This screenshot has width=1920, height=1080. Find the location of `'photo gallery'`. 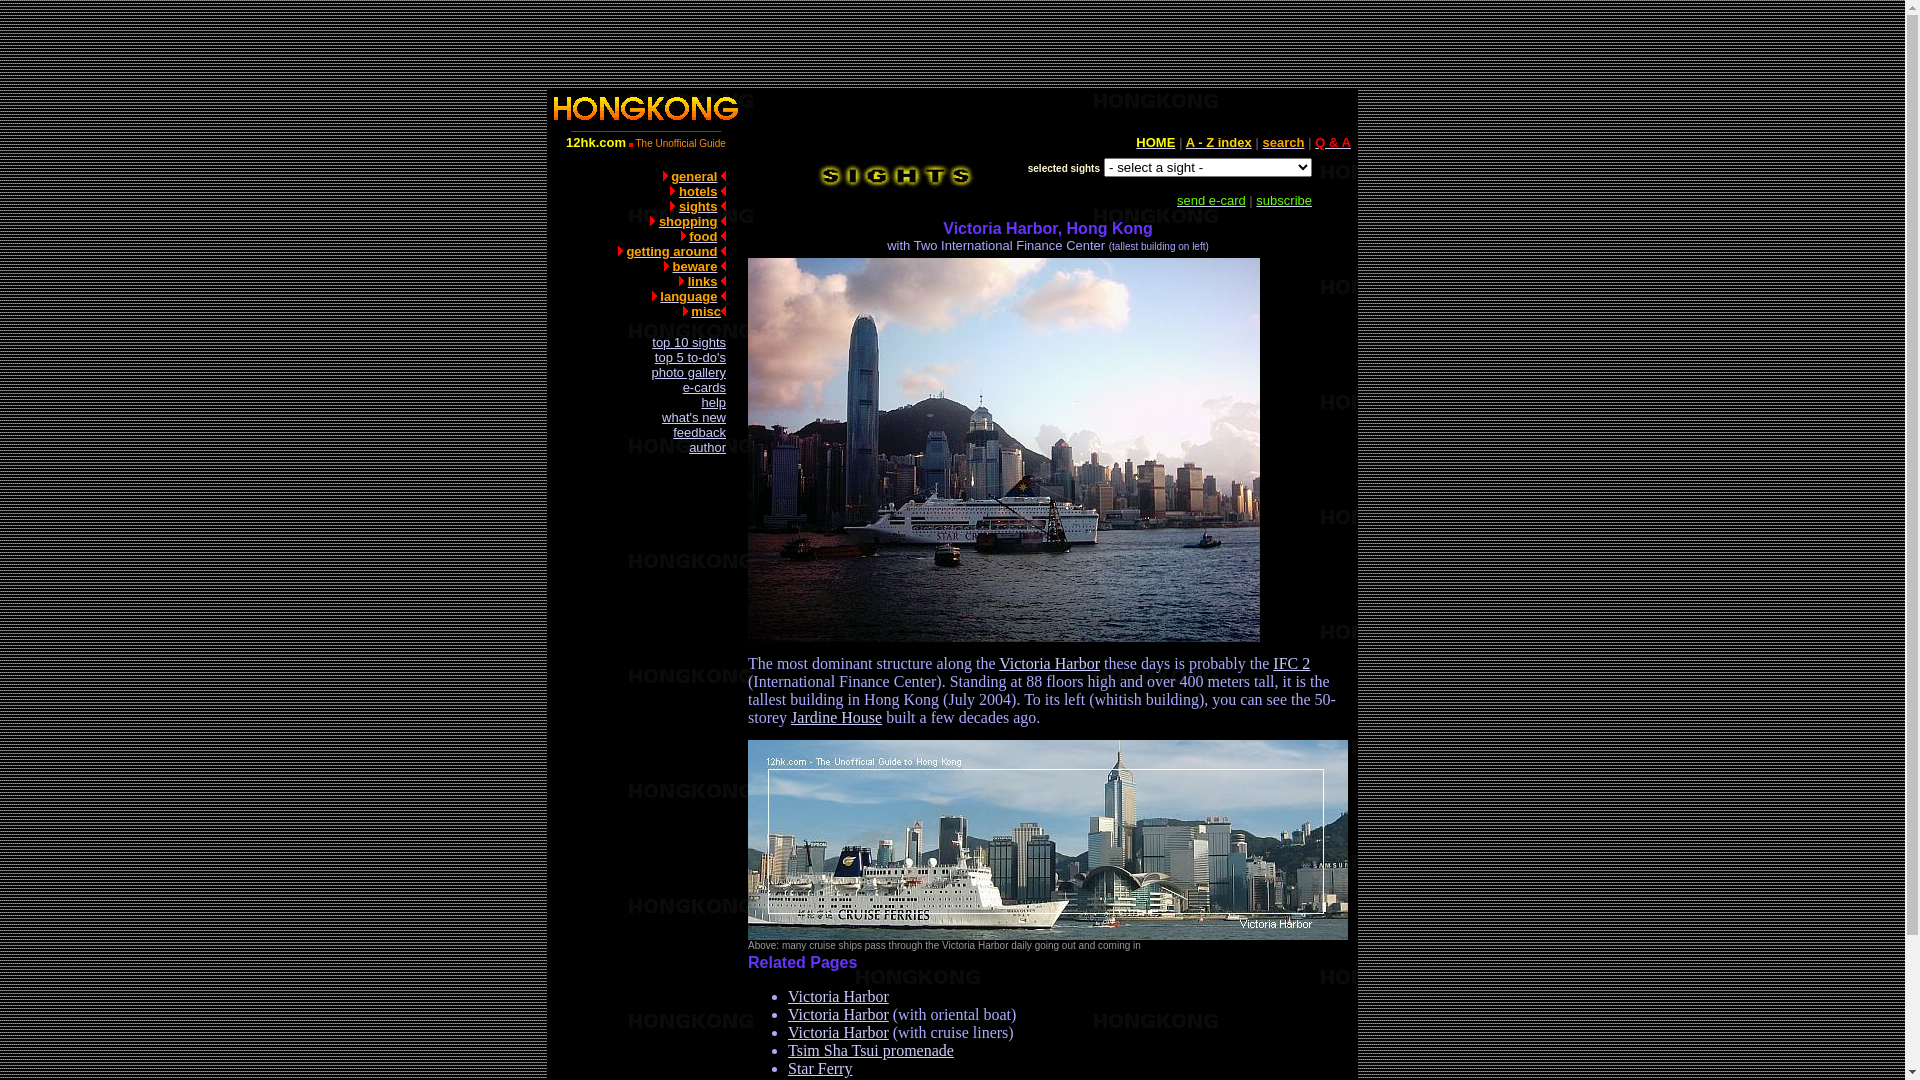

'photo gallery' is located at coordinates (689, 372).